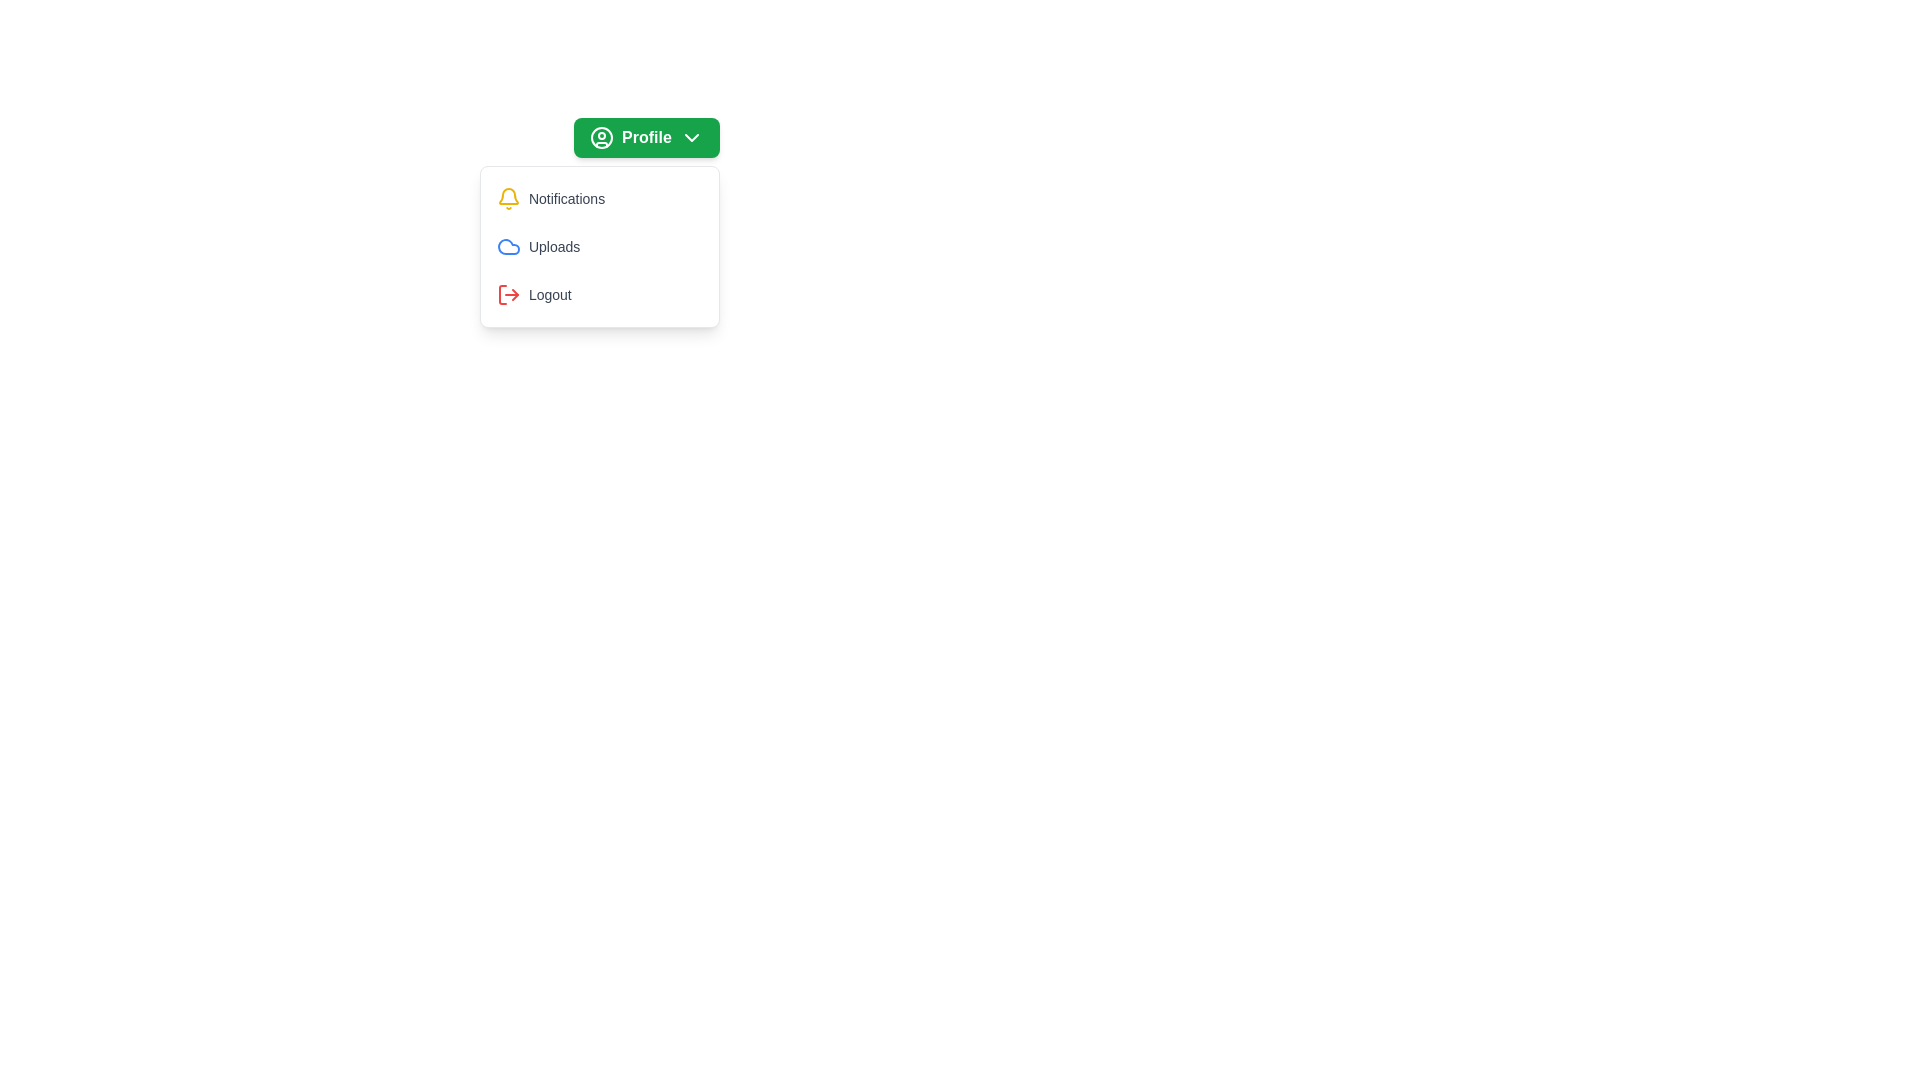 This screenshot has height=1080, width=1920. Describe the element at coordinates (598, 245) in the screenshot. I see `the 'Uploads' option in the menu` at that location.